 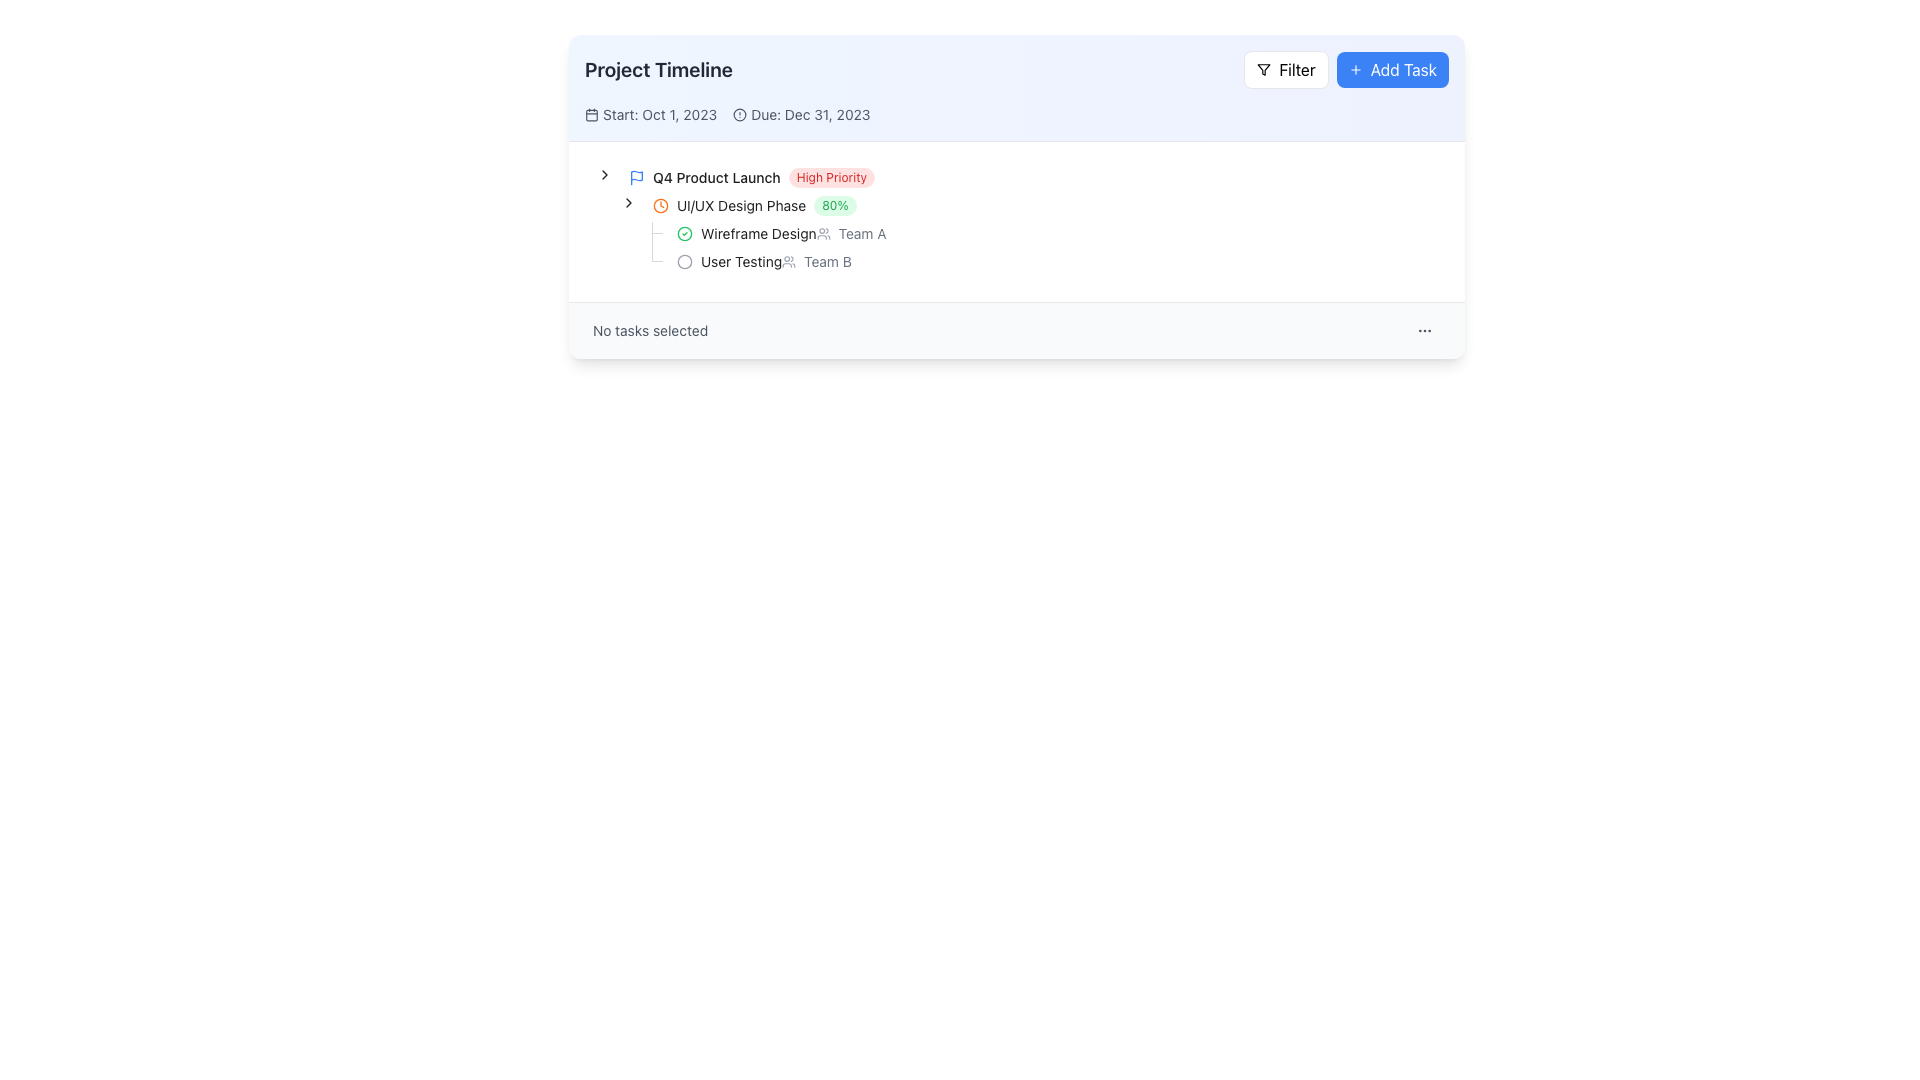 What do you see at coordinates (661, 205) in the screenshot?
I see `the inner circular feature of the clock icon located within the 'UI/UX Design Phase' entry of the project timeline` at bounding box center [661, 205].